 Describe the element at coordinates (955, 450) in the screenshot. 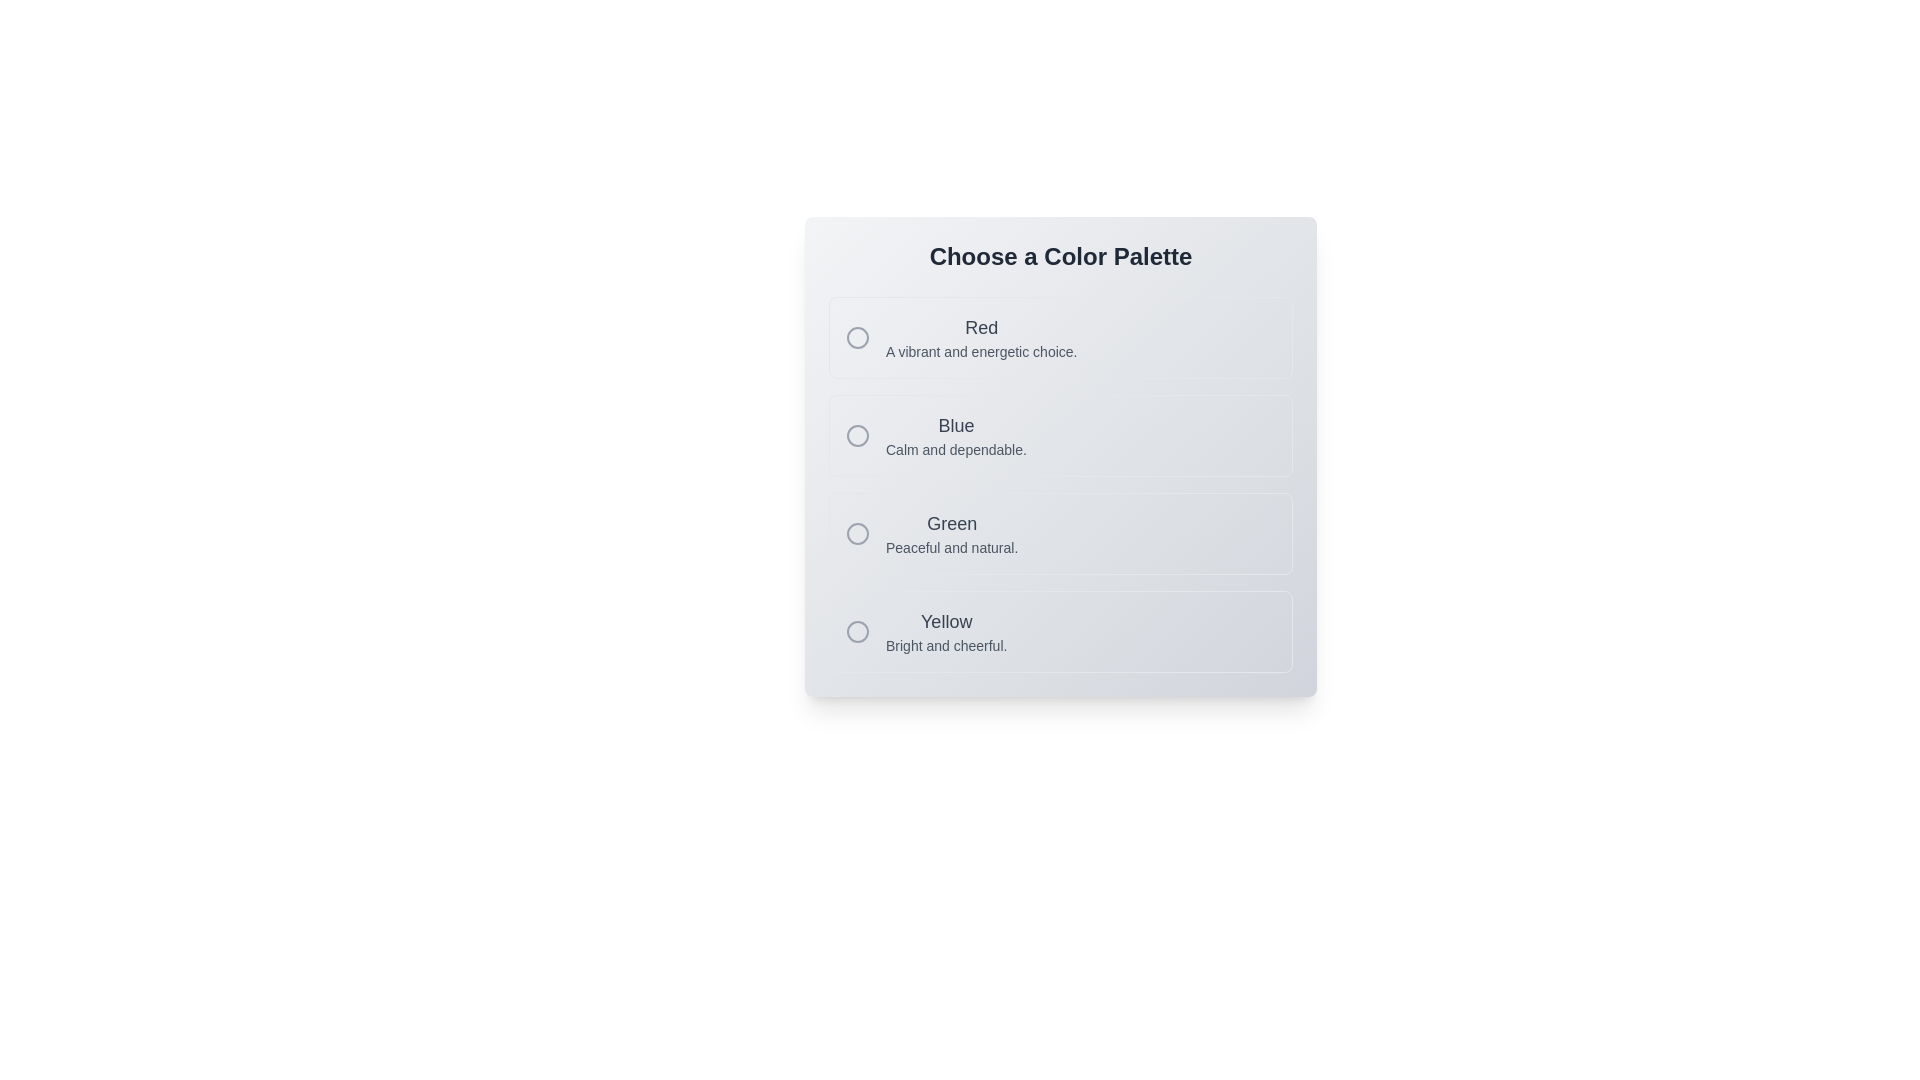

I see `the text label that provides additional descriptive information for the 'Blue' option, which is located below the main text 'Blue' in a vertical list of options` at that location.